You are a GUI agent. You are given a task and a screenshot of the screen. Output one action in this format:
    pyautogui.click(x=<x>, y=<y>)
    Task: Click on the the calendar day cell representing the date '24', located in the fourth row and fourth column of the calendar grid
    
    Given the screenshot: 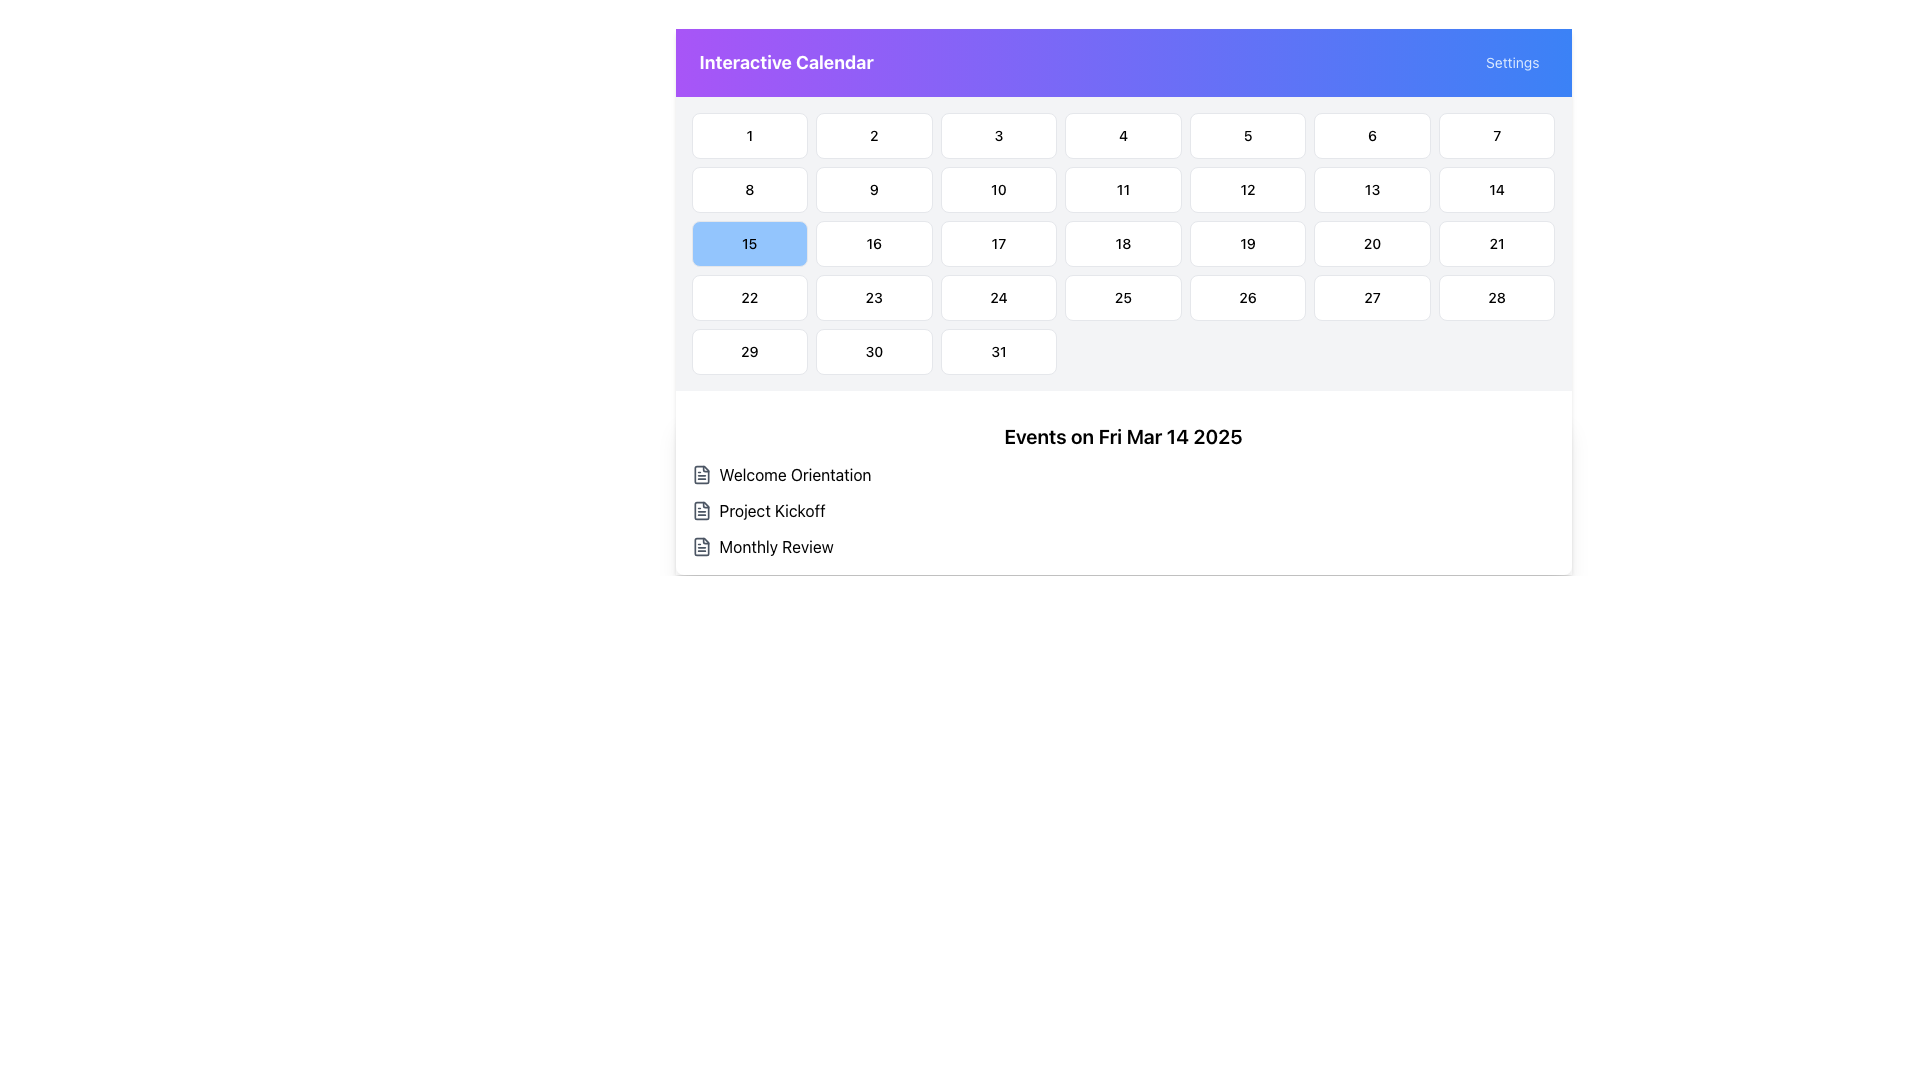 What is the action you would take?
    pyautogui.click(x=998, y=297)
    